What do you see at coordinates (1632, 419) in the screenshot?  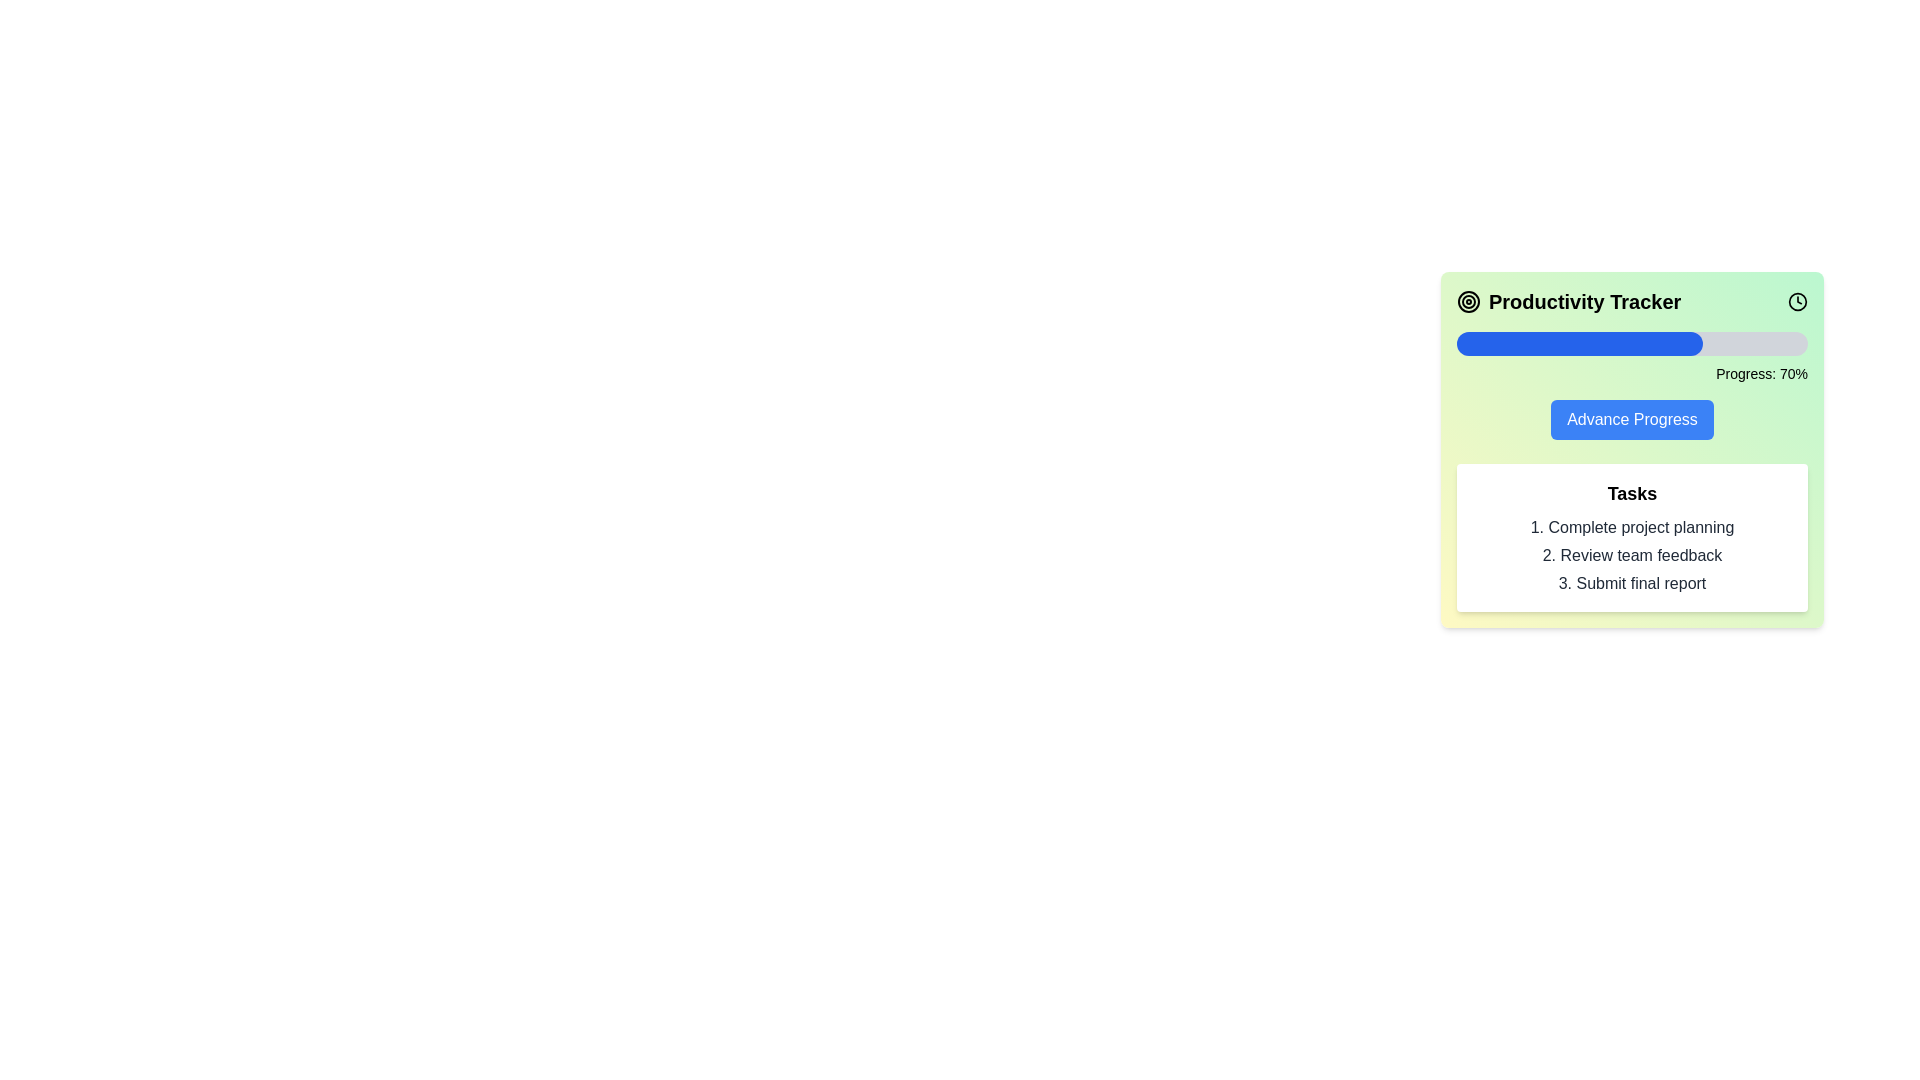 I see `the button located in the 'Productivity Tracker' card panel, positioned below the progress bar showing 'Progress: 70%'` at bounding box center [1632, 419].